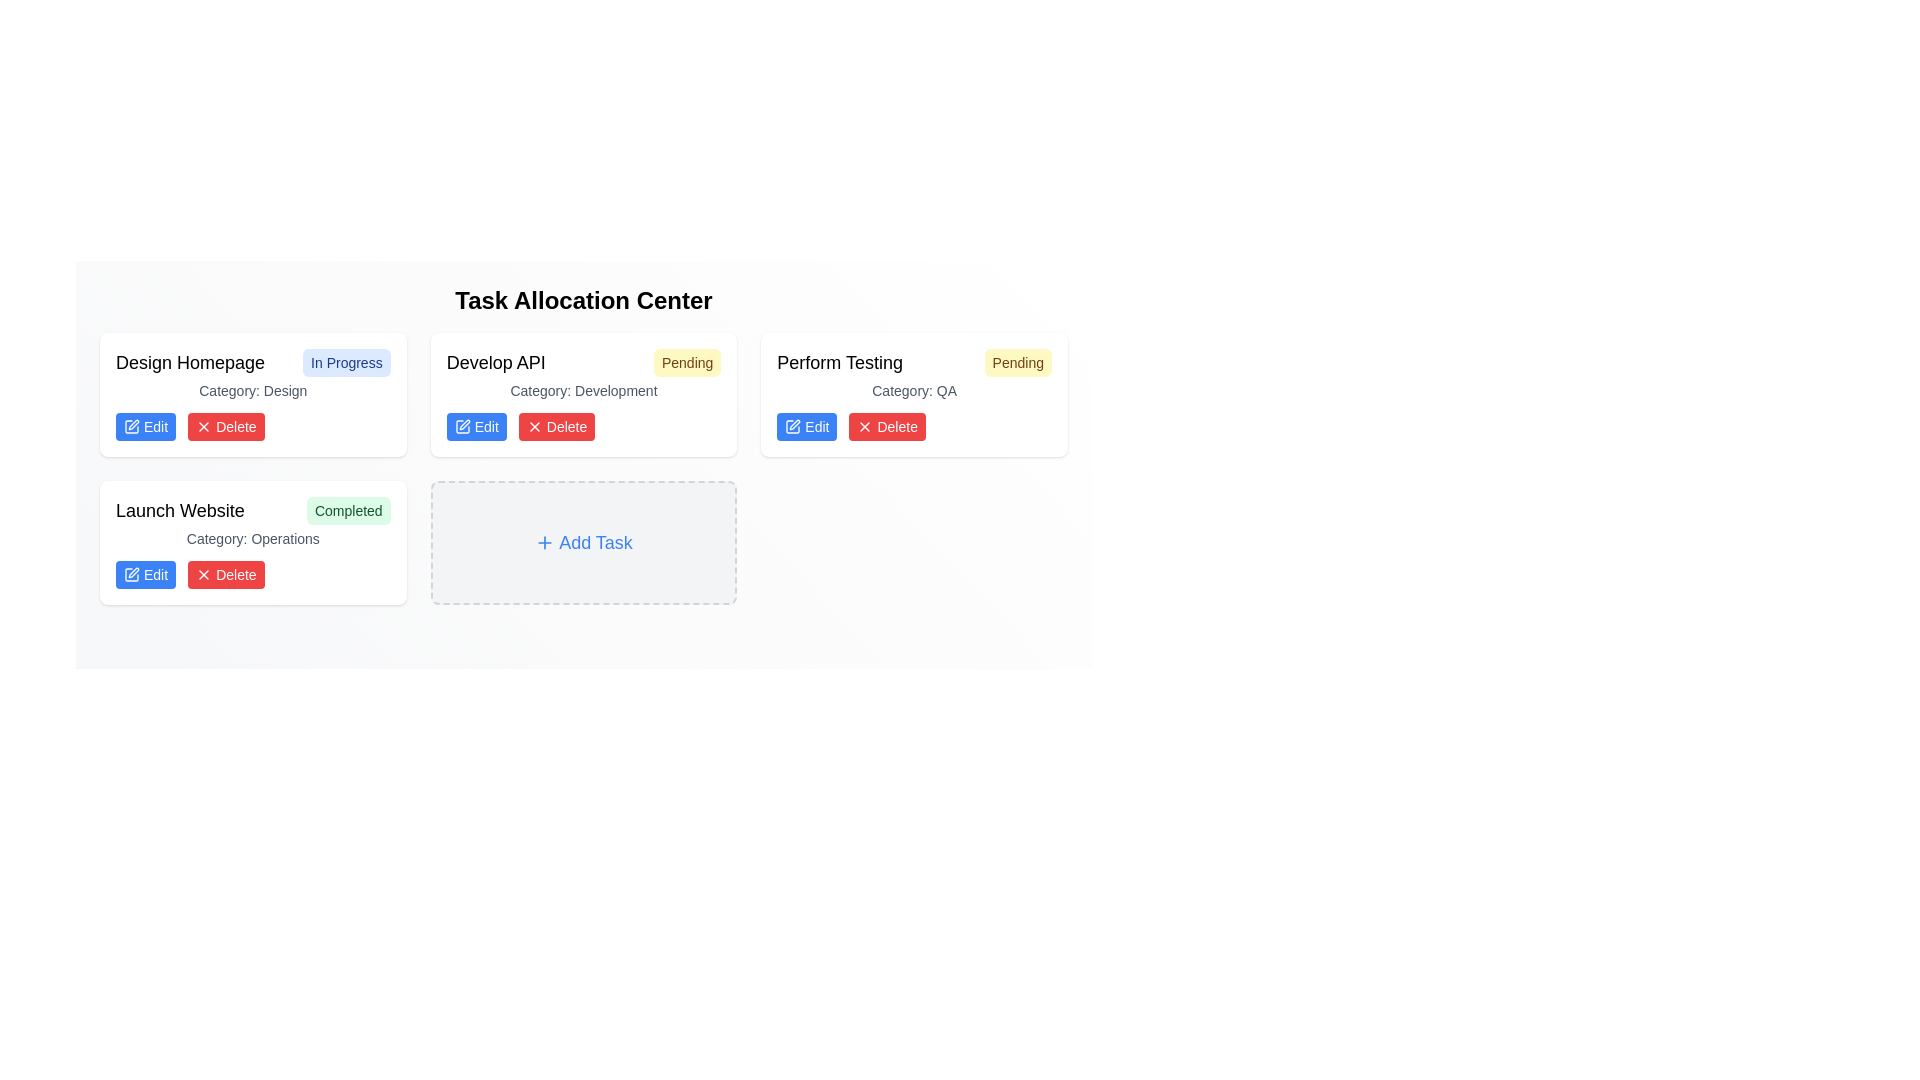  What do you see at coordinates (252, 390) in the screenshot?
I see `the 'Design' category text label located within the 'Design Homepage' task card, positioned below the title and 'In Progress' badge` at bounding box center [252, 390].